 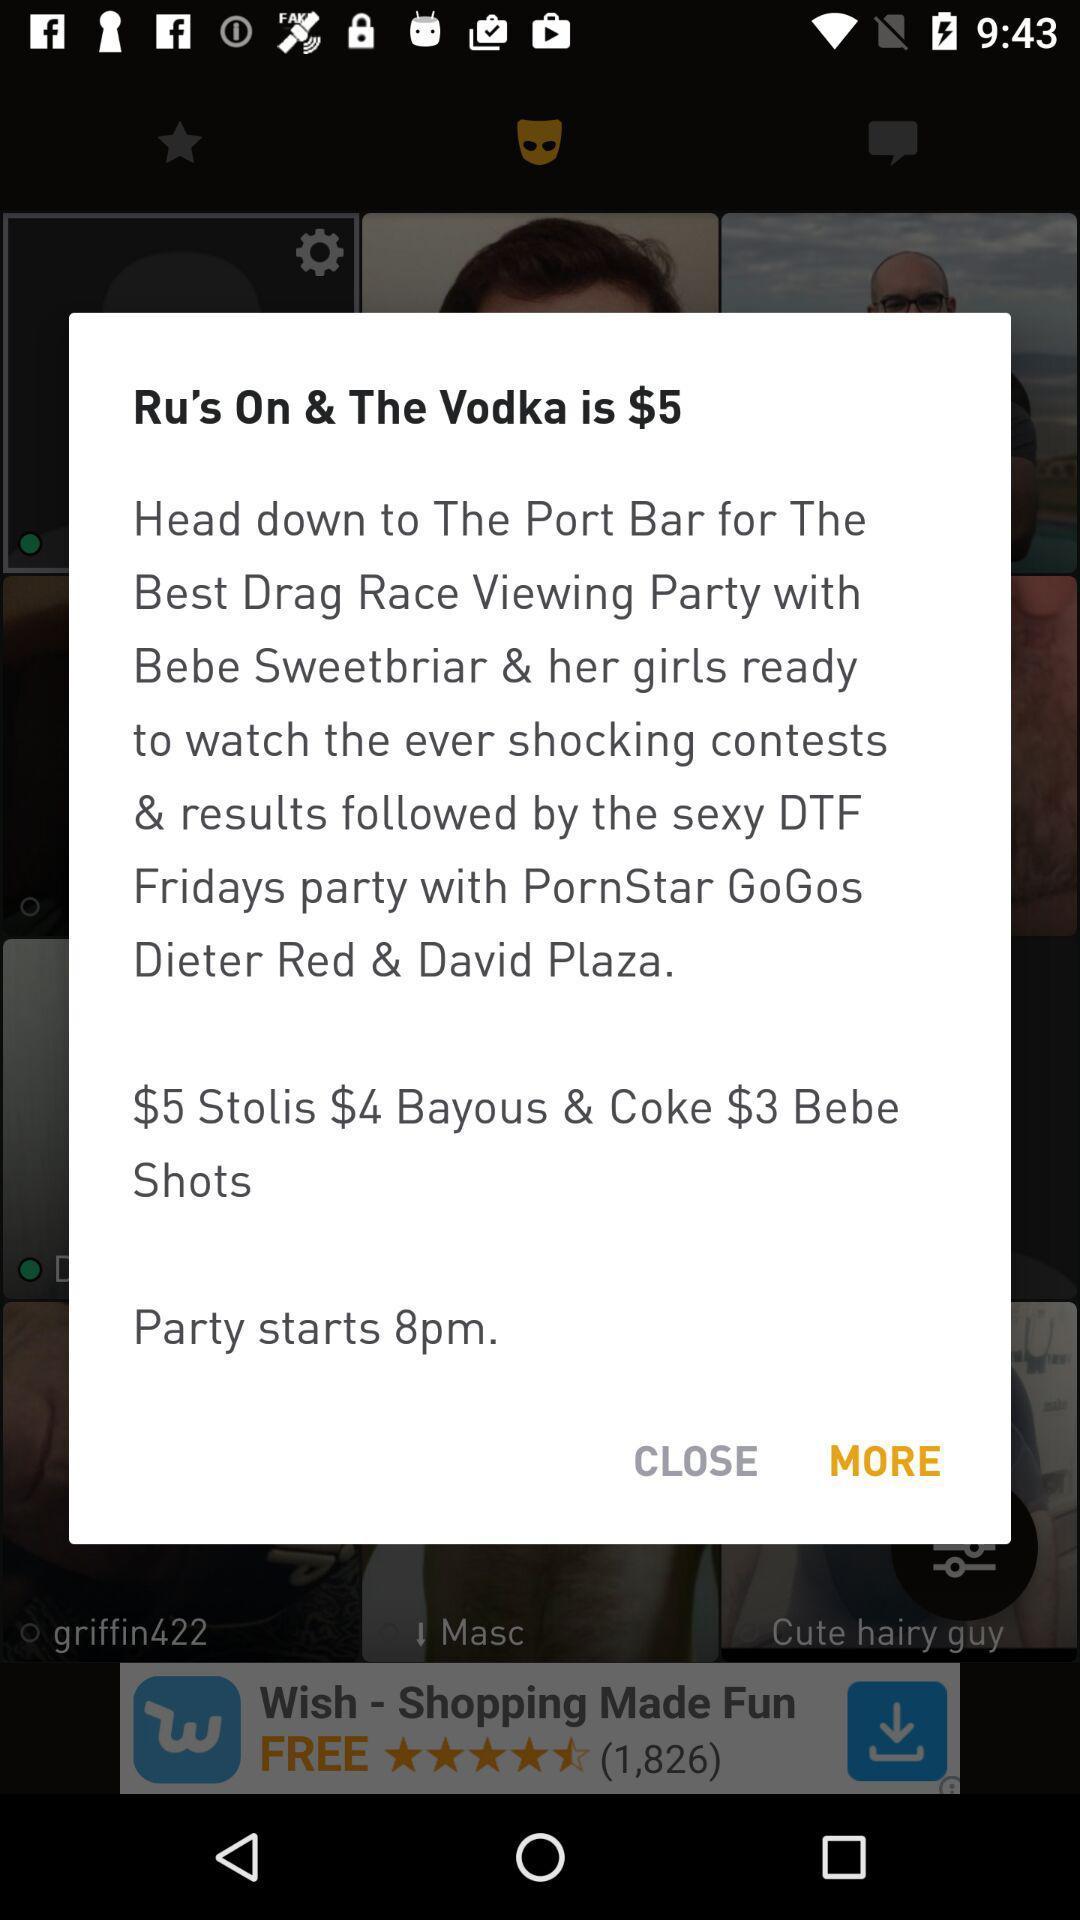 What do you see at coordinates (694, 1460) in the screenshot?
I see `the item below head down to item` at bounding box center [694, 1460].